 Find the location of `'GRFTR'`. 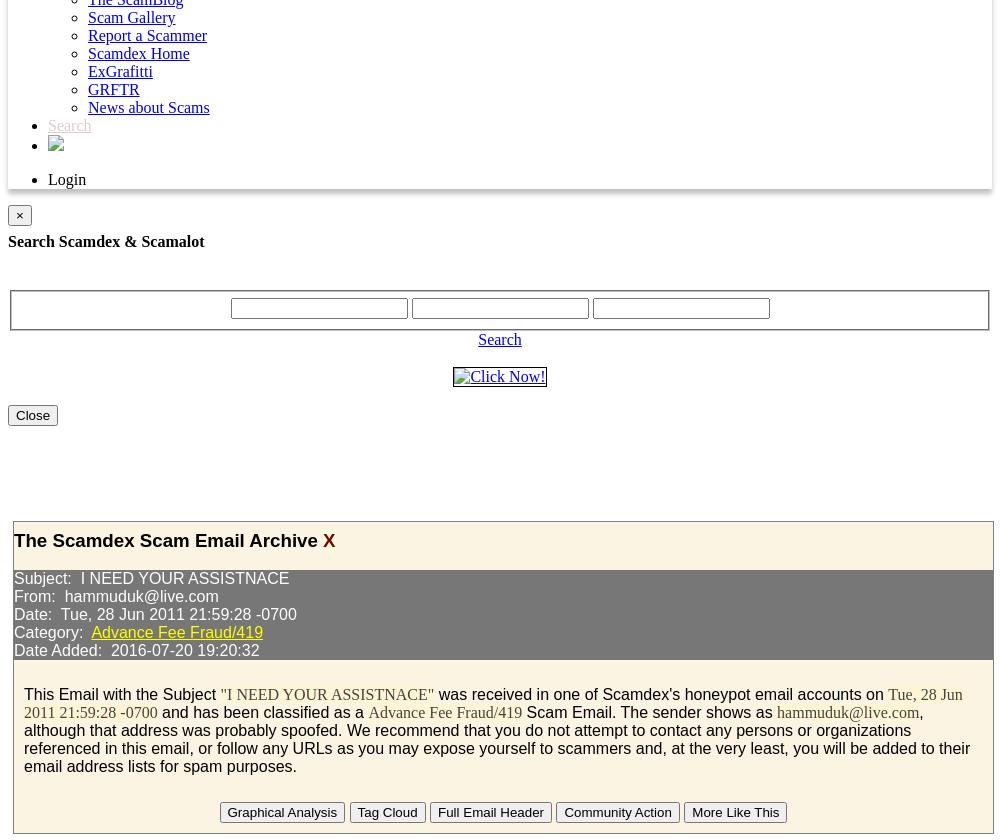

'GRFTR' is located at coordinates (112, 89).